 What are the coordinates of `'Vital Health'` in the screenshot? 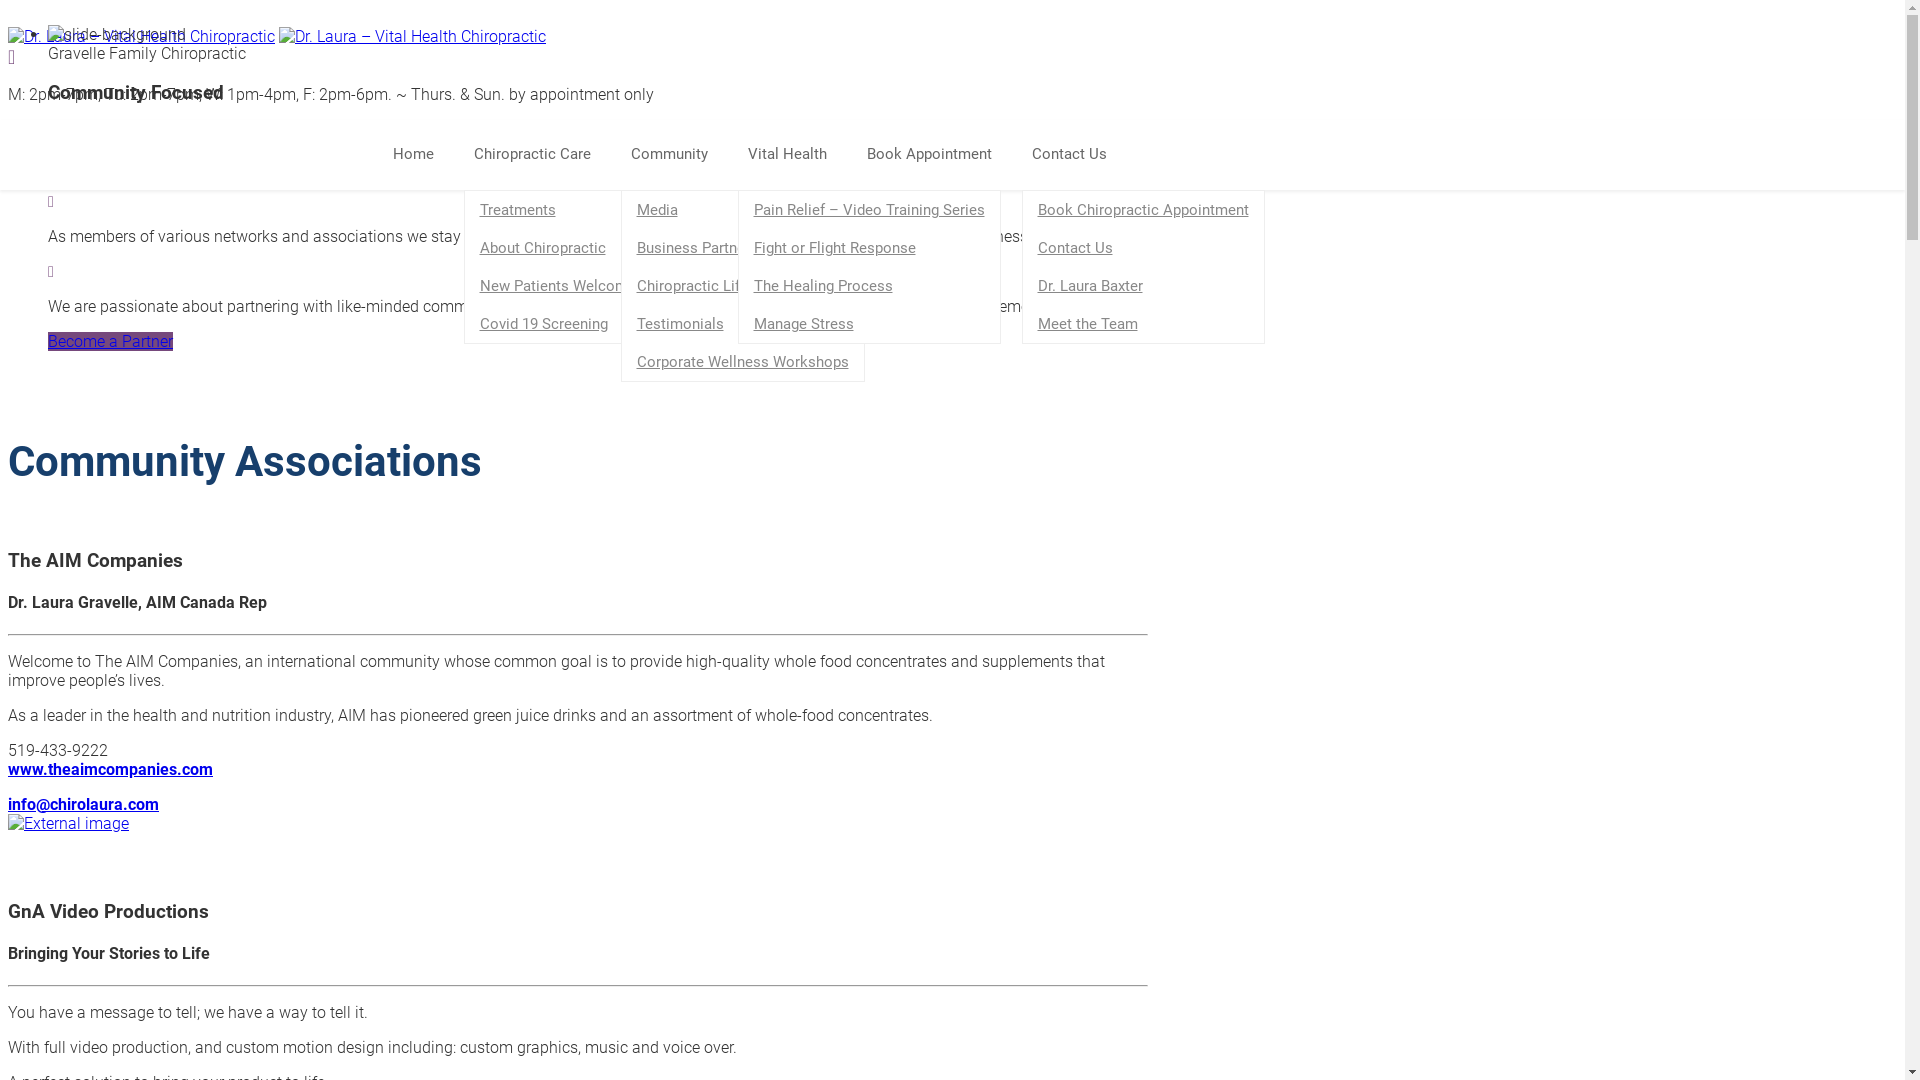 It's located at (796, 153).